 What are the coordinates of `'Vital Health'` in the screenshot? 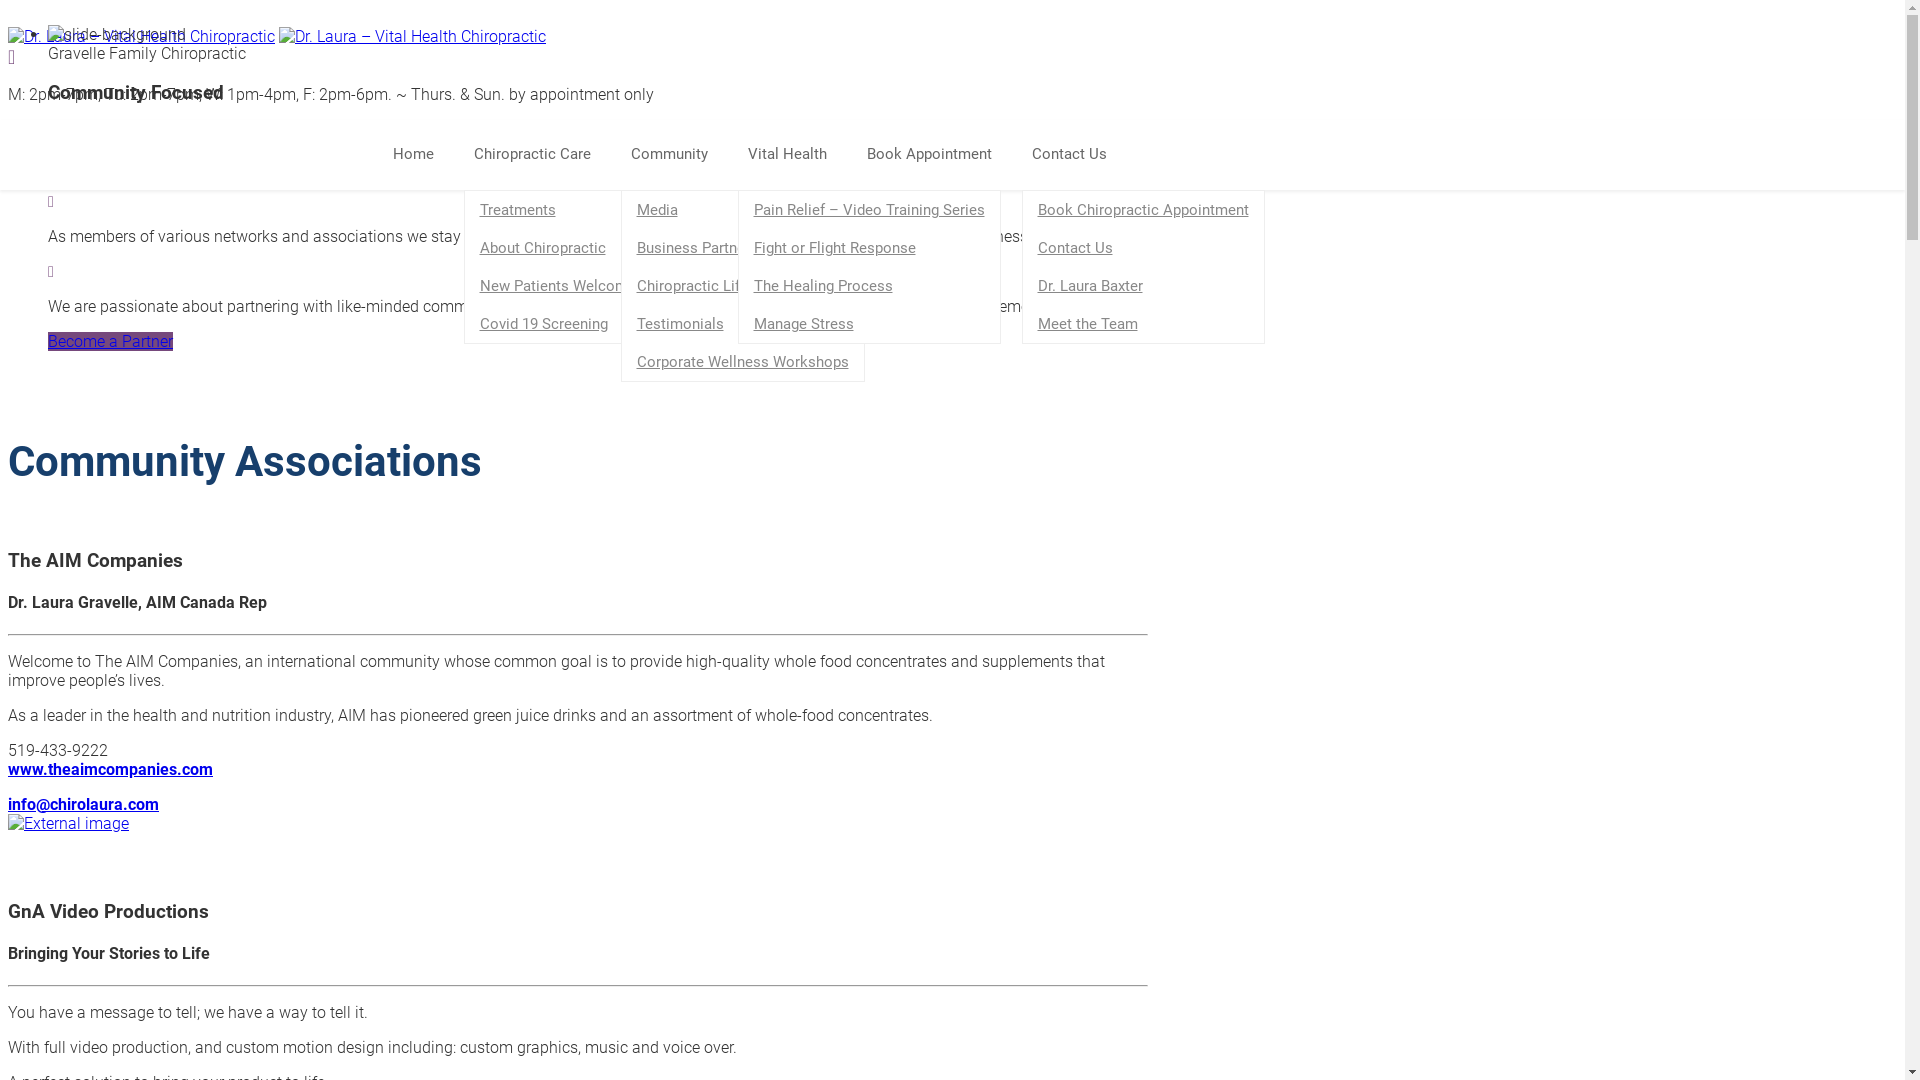 It's located at (796, 153).